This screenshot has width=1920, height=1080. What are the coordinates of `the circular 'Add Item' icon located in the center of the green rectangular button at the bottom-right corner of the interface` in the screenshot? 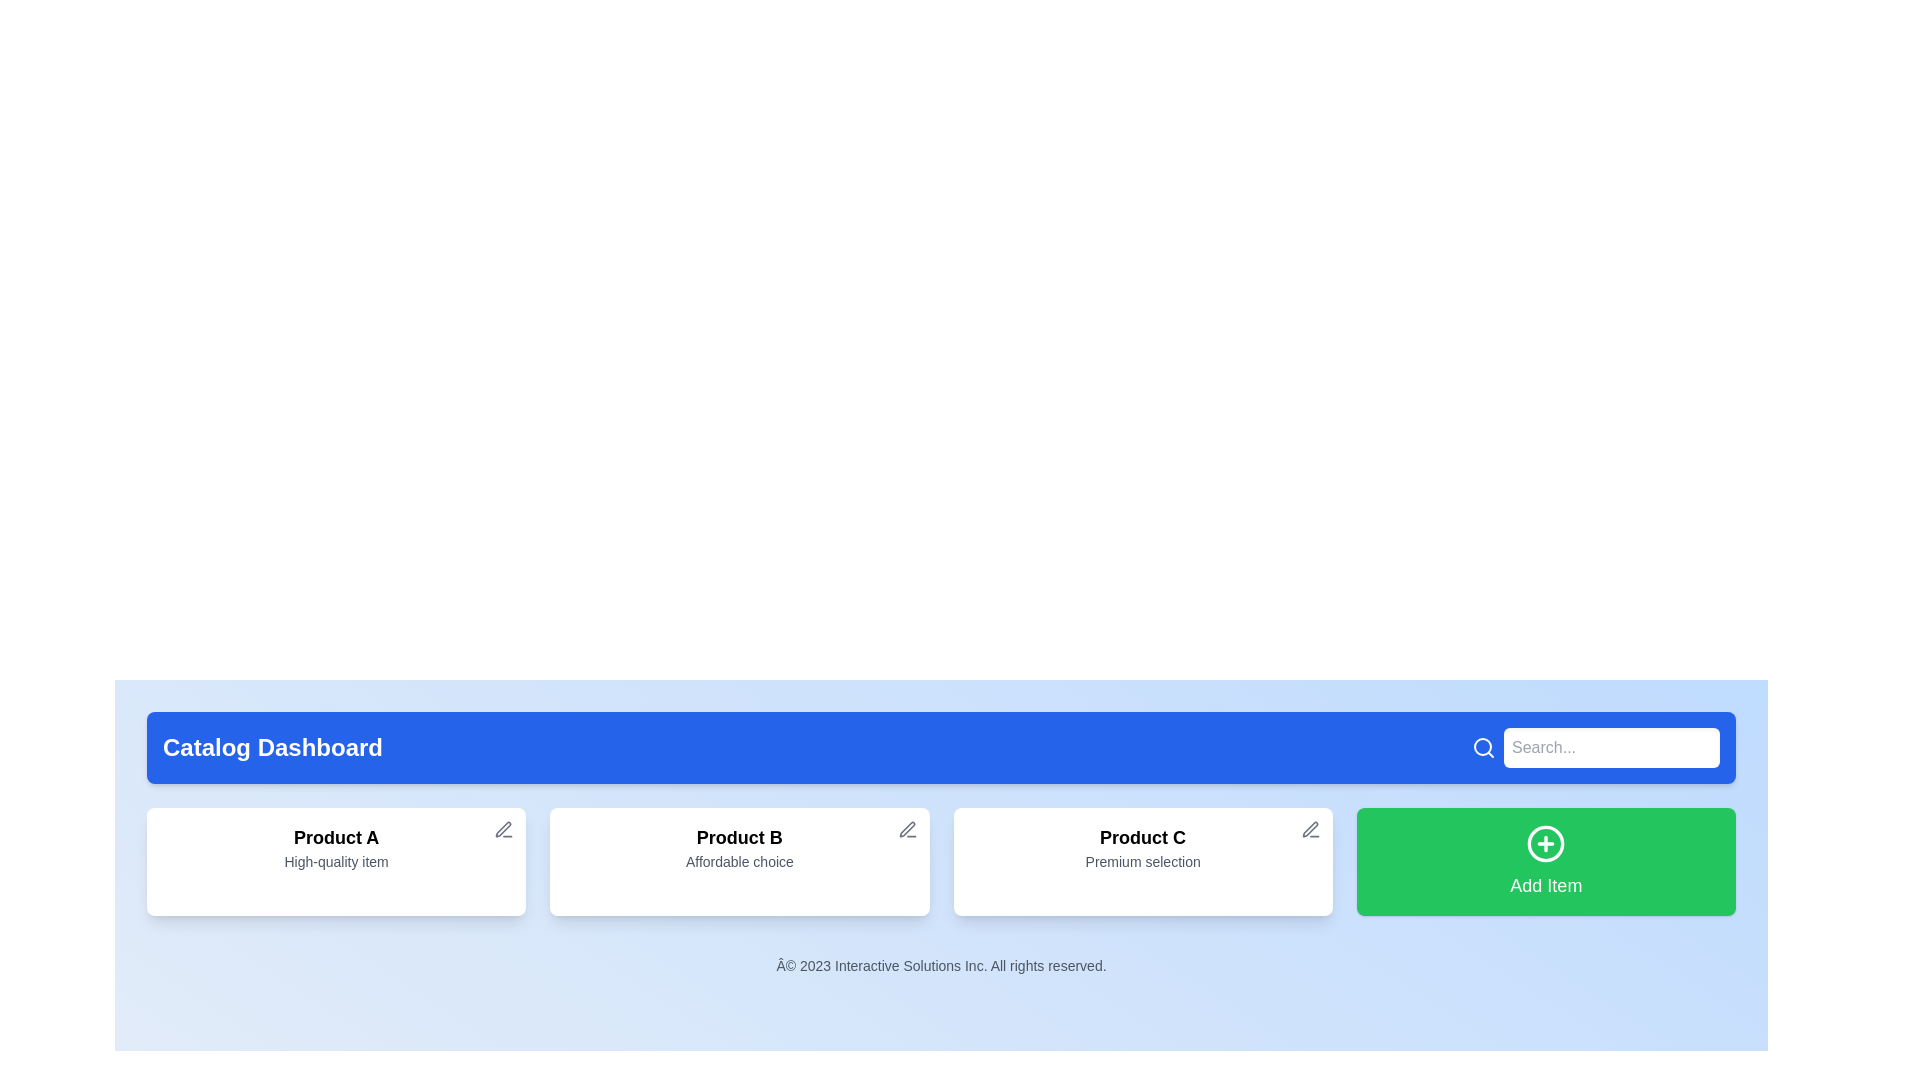 It's located at (1545, 844).